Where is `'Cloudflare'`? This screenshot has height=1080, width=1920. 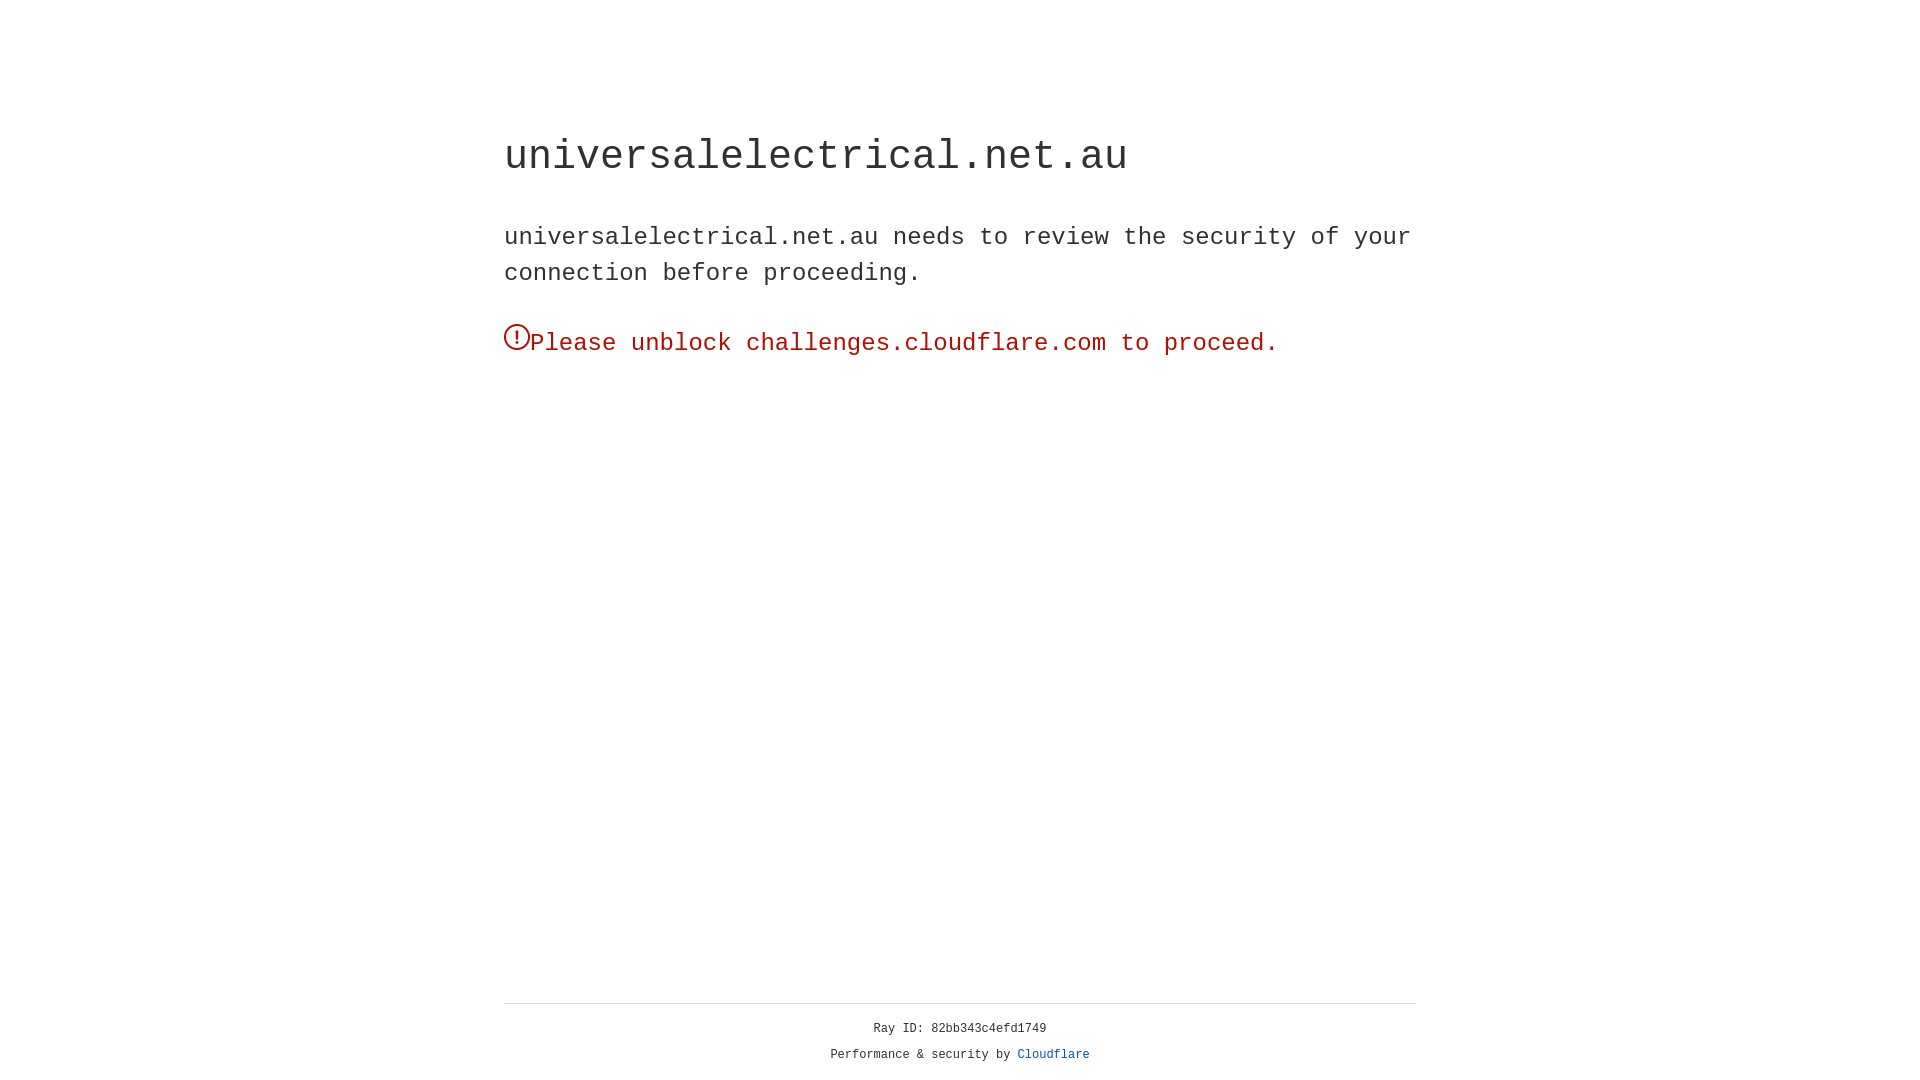
'Cloudflare' is located at coordinates (1053, 1054).